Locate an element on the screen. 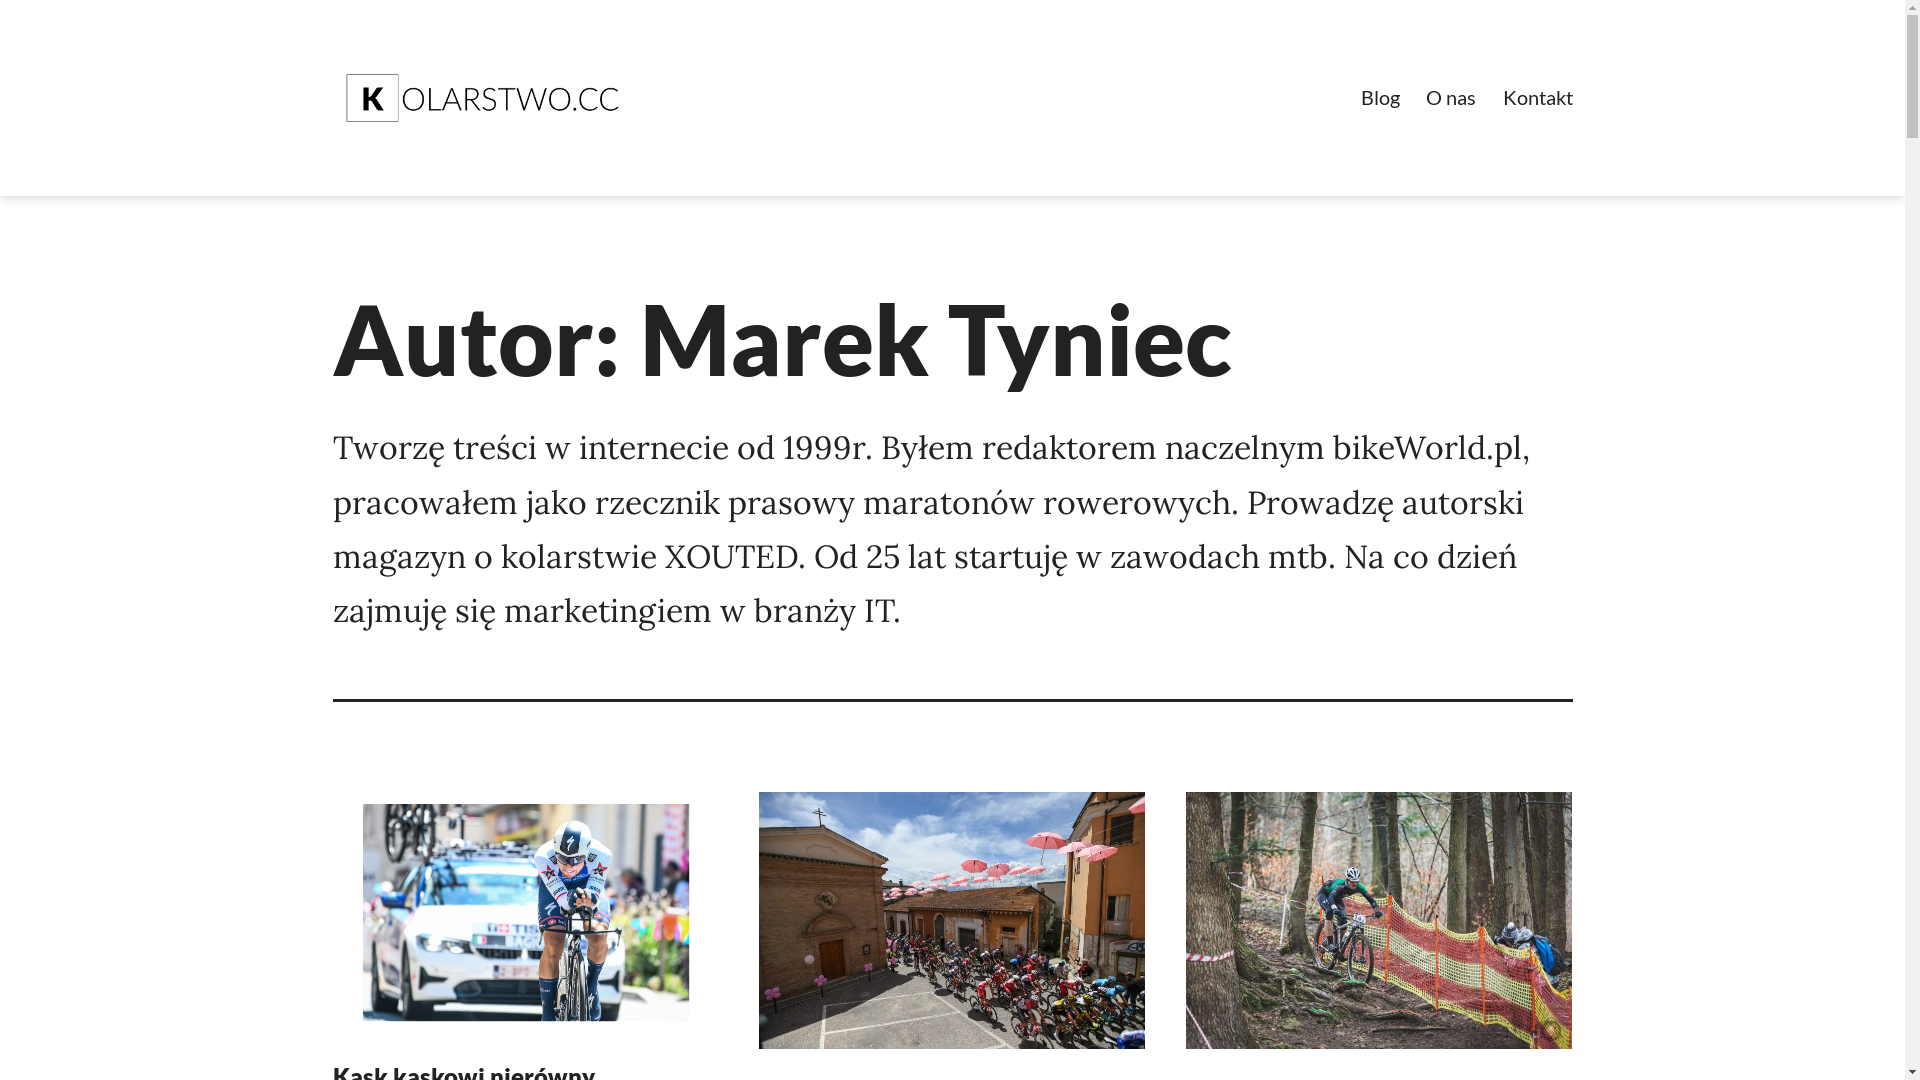 The width and height of the screenshot is (1920, 1080). 'Blog' is located at coordinates (1379, 97).